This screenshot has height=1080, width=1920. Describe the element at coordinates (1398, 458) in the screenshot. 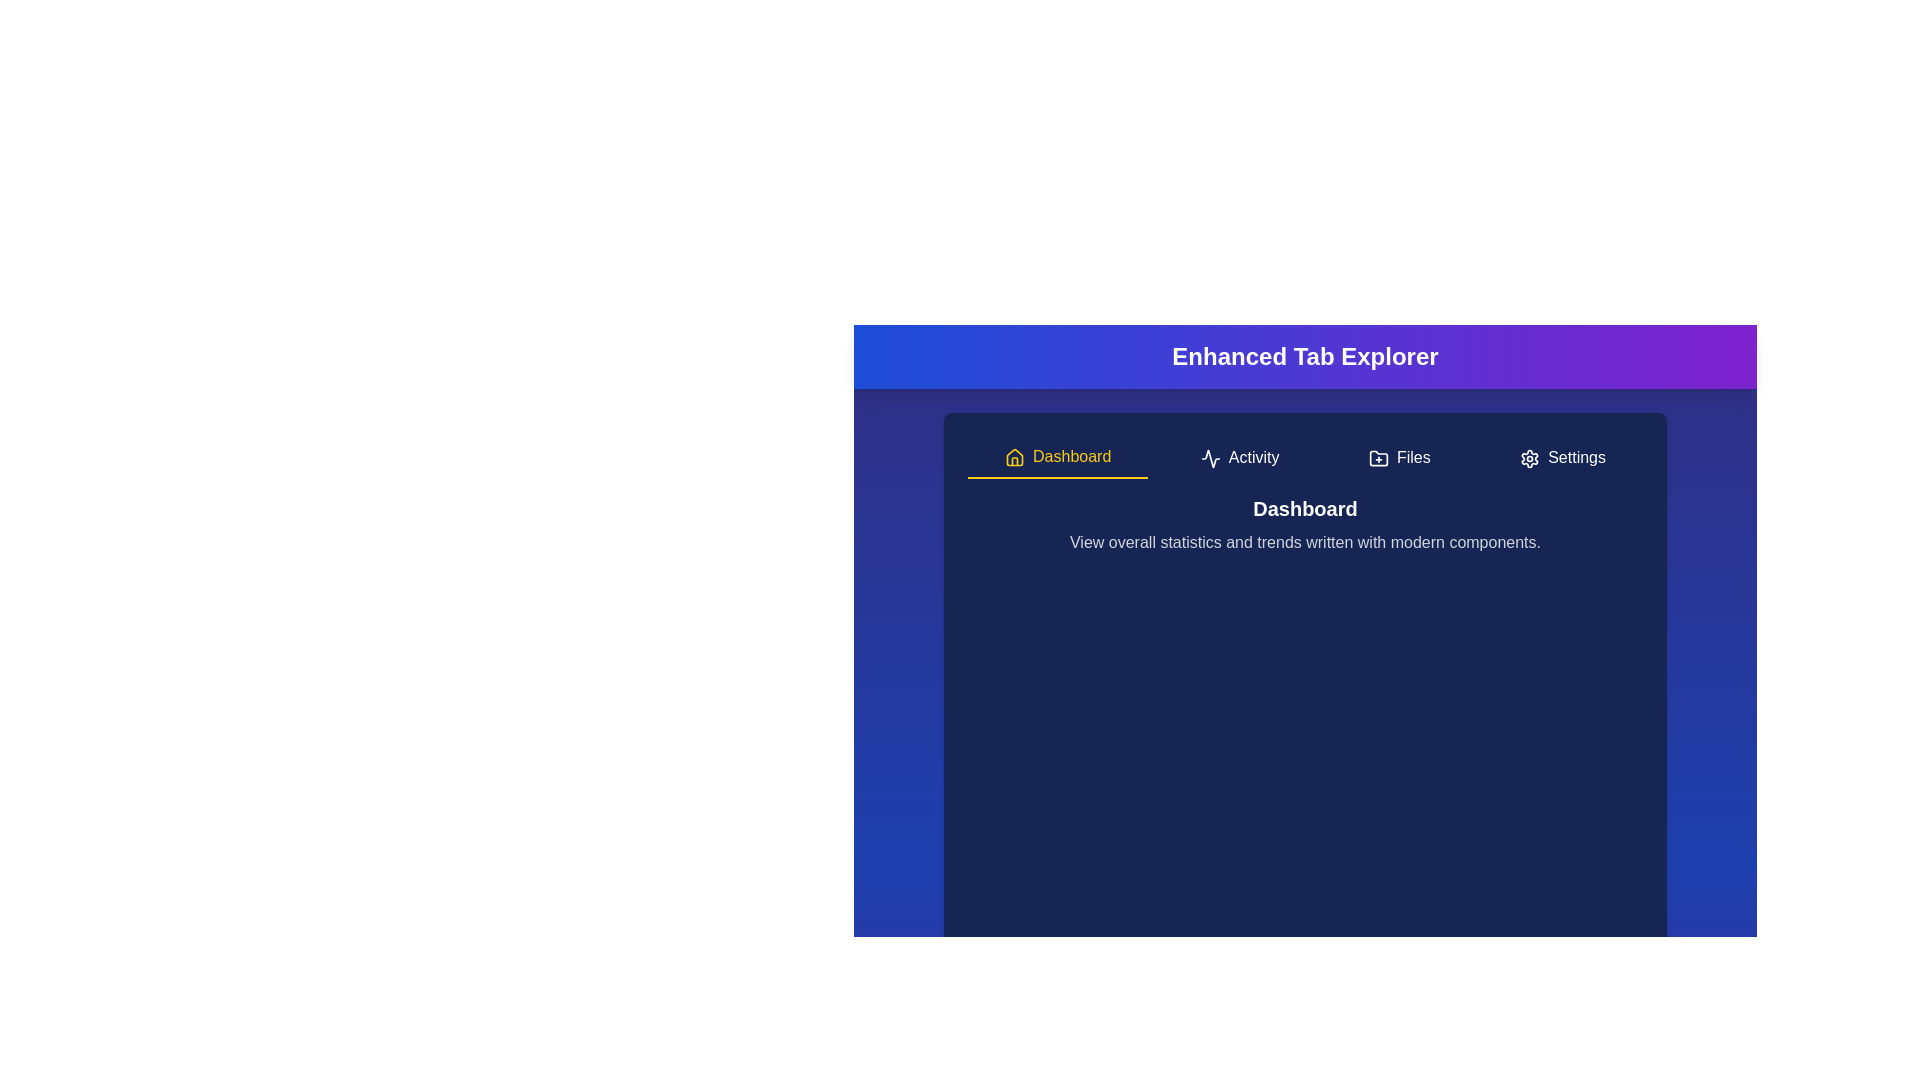

I see `the Files tab to navigate to it` at that location.